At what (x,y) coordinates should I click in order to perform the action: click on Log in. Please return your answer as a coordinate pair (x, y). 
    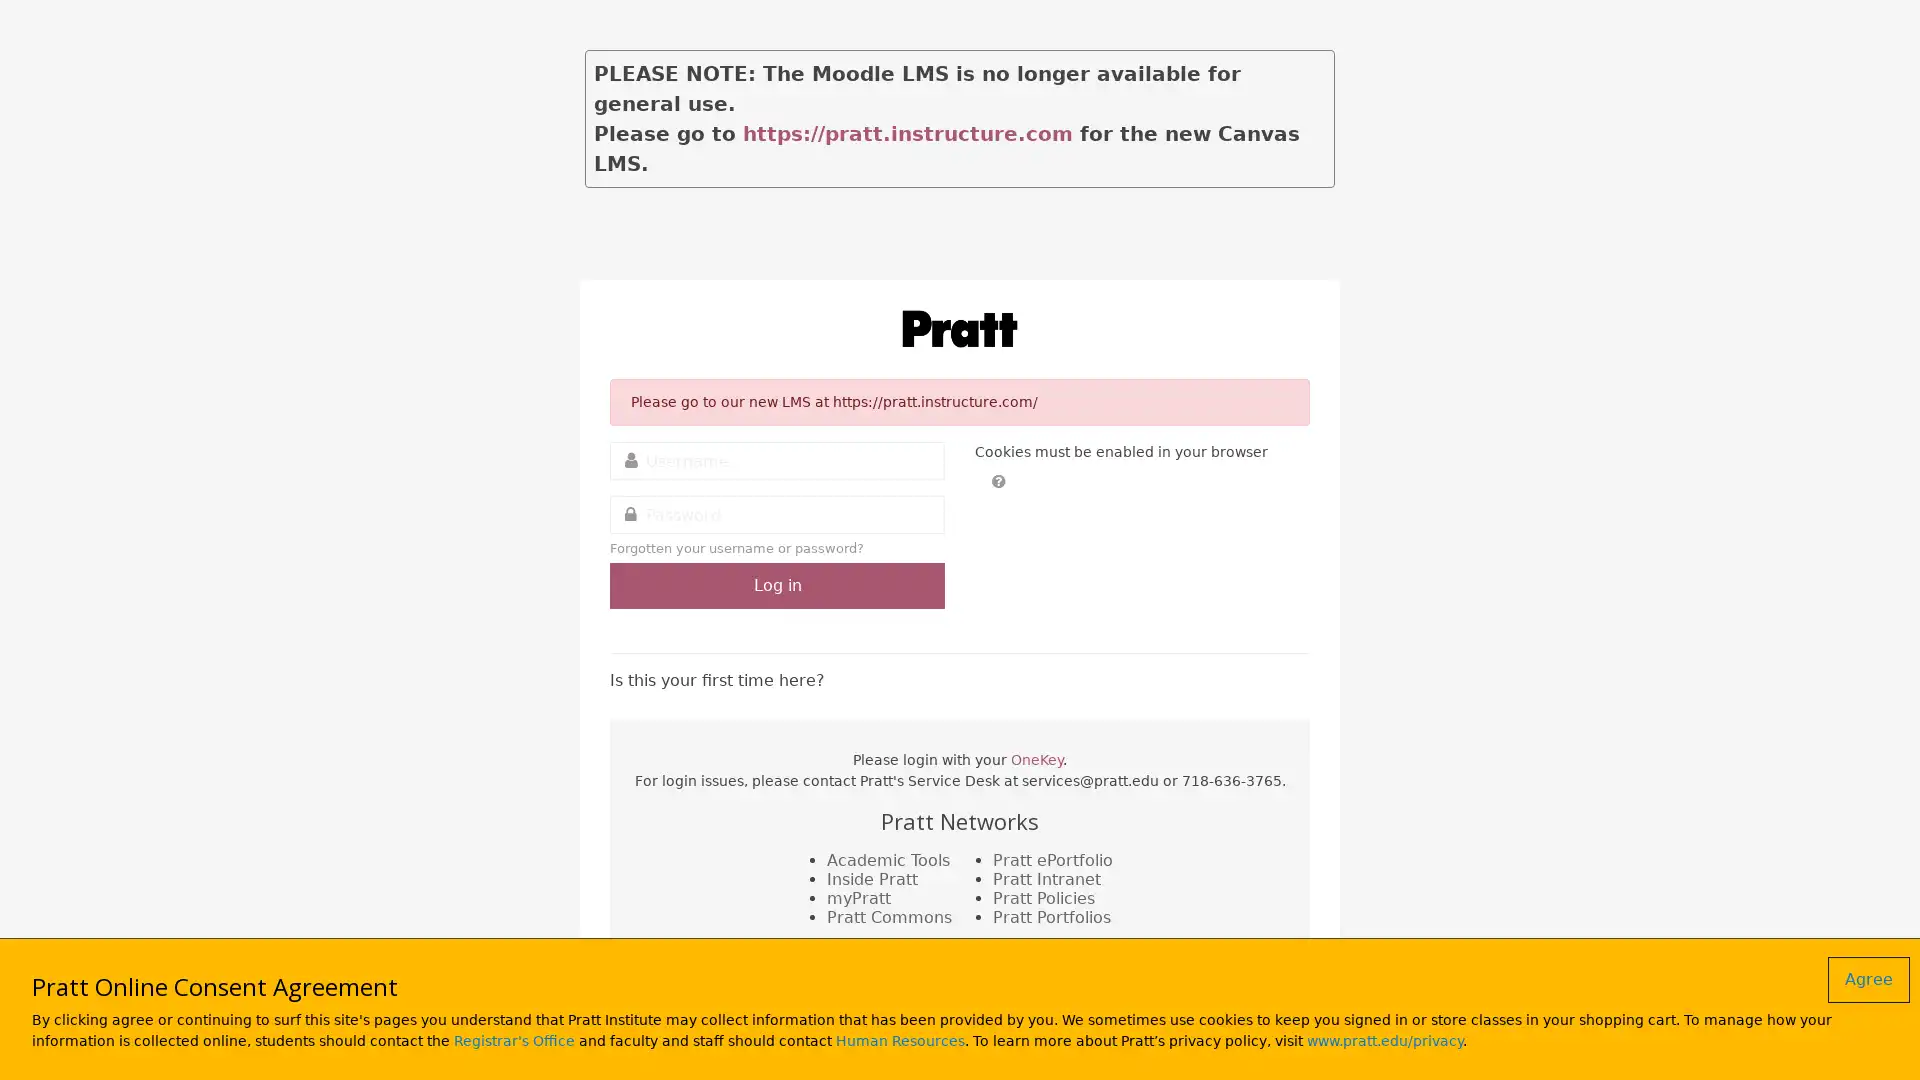
    Looking at the image, I should click on (776, 585).